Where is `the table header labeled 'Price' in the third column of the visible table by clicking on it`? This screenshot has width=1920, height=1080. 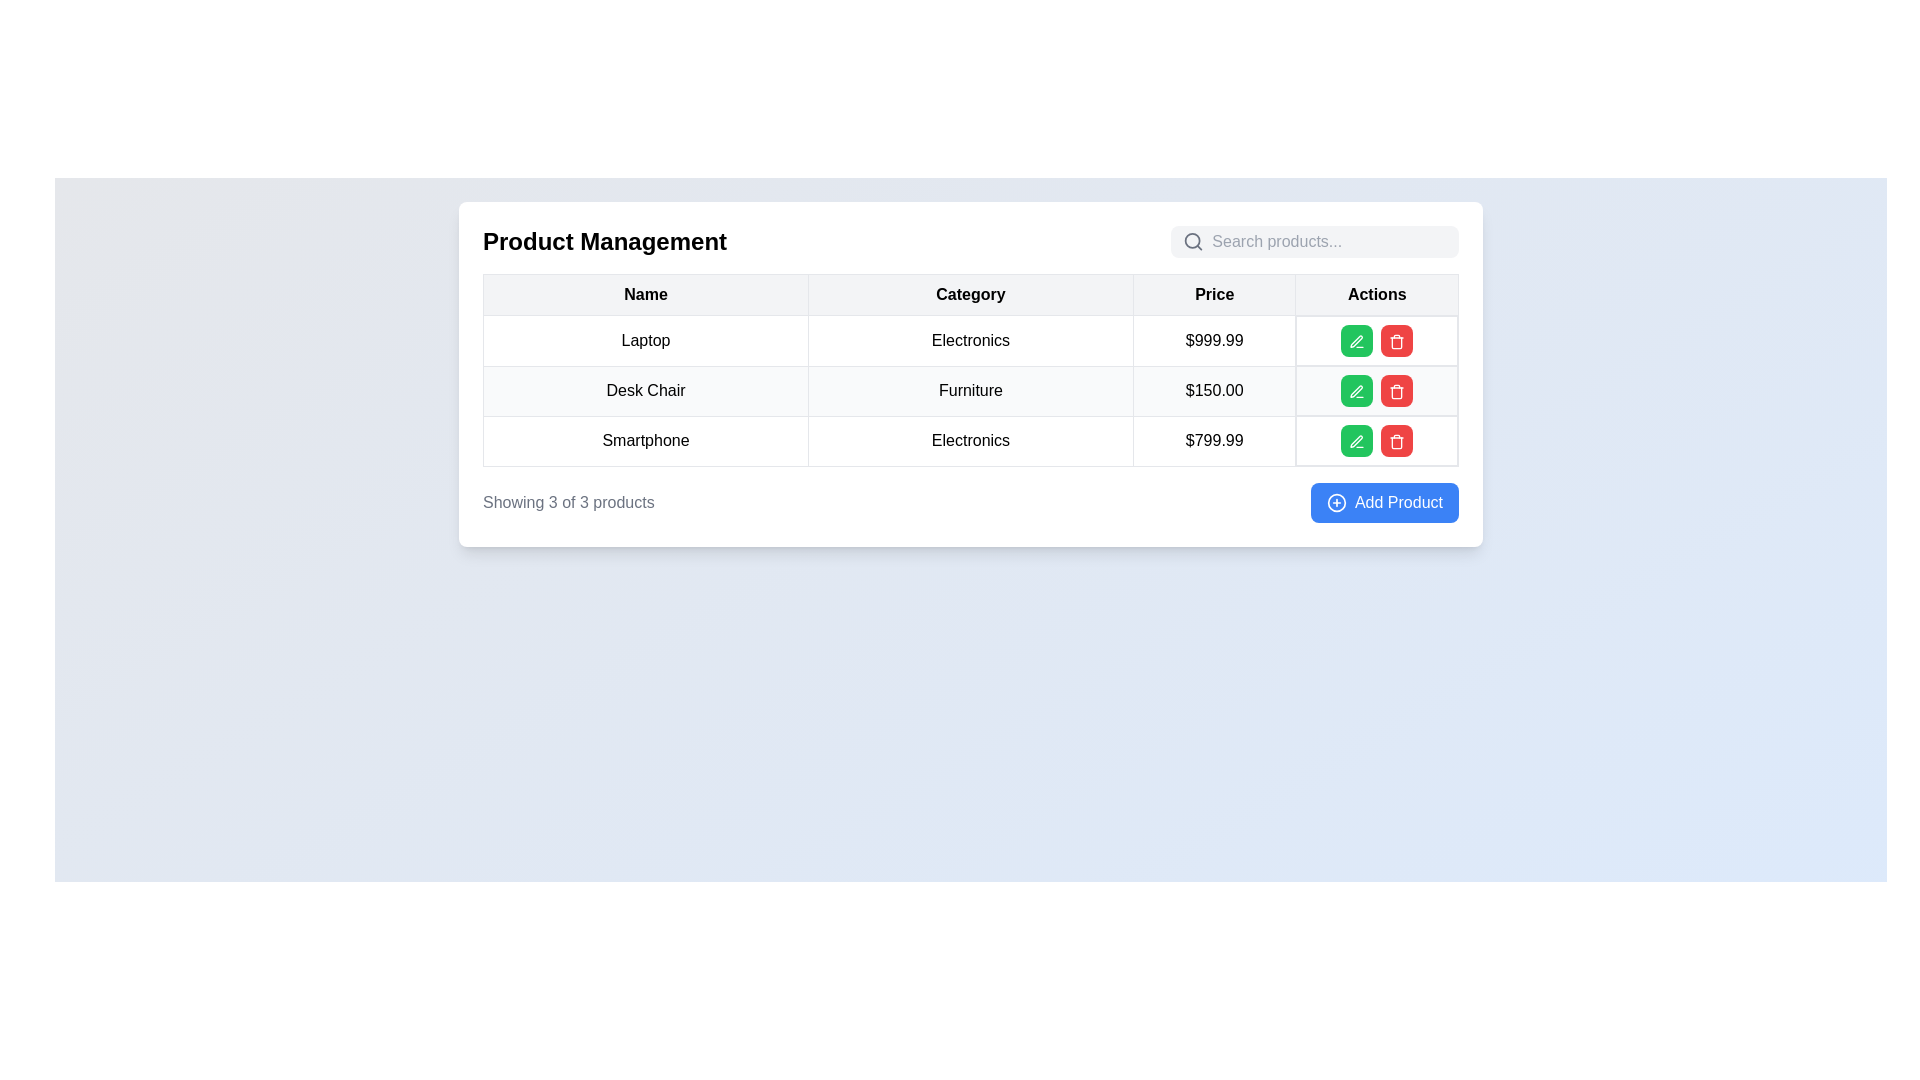
the table header labeled 'Price' in the third column of the visible table by clicking on it is located at coordinates (1213, 294).